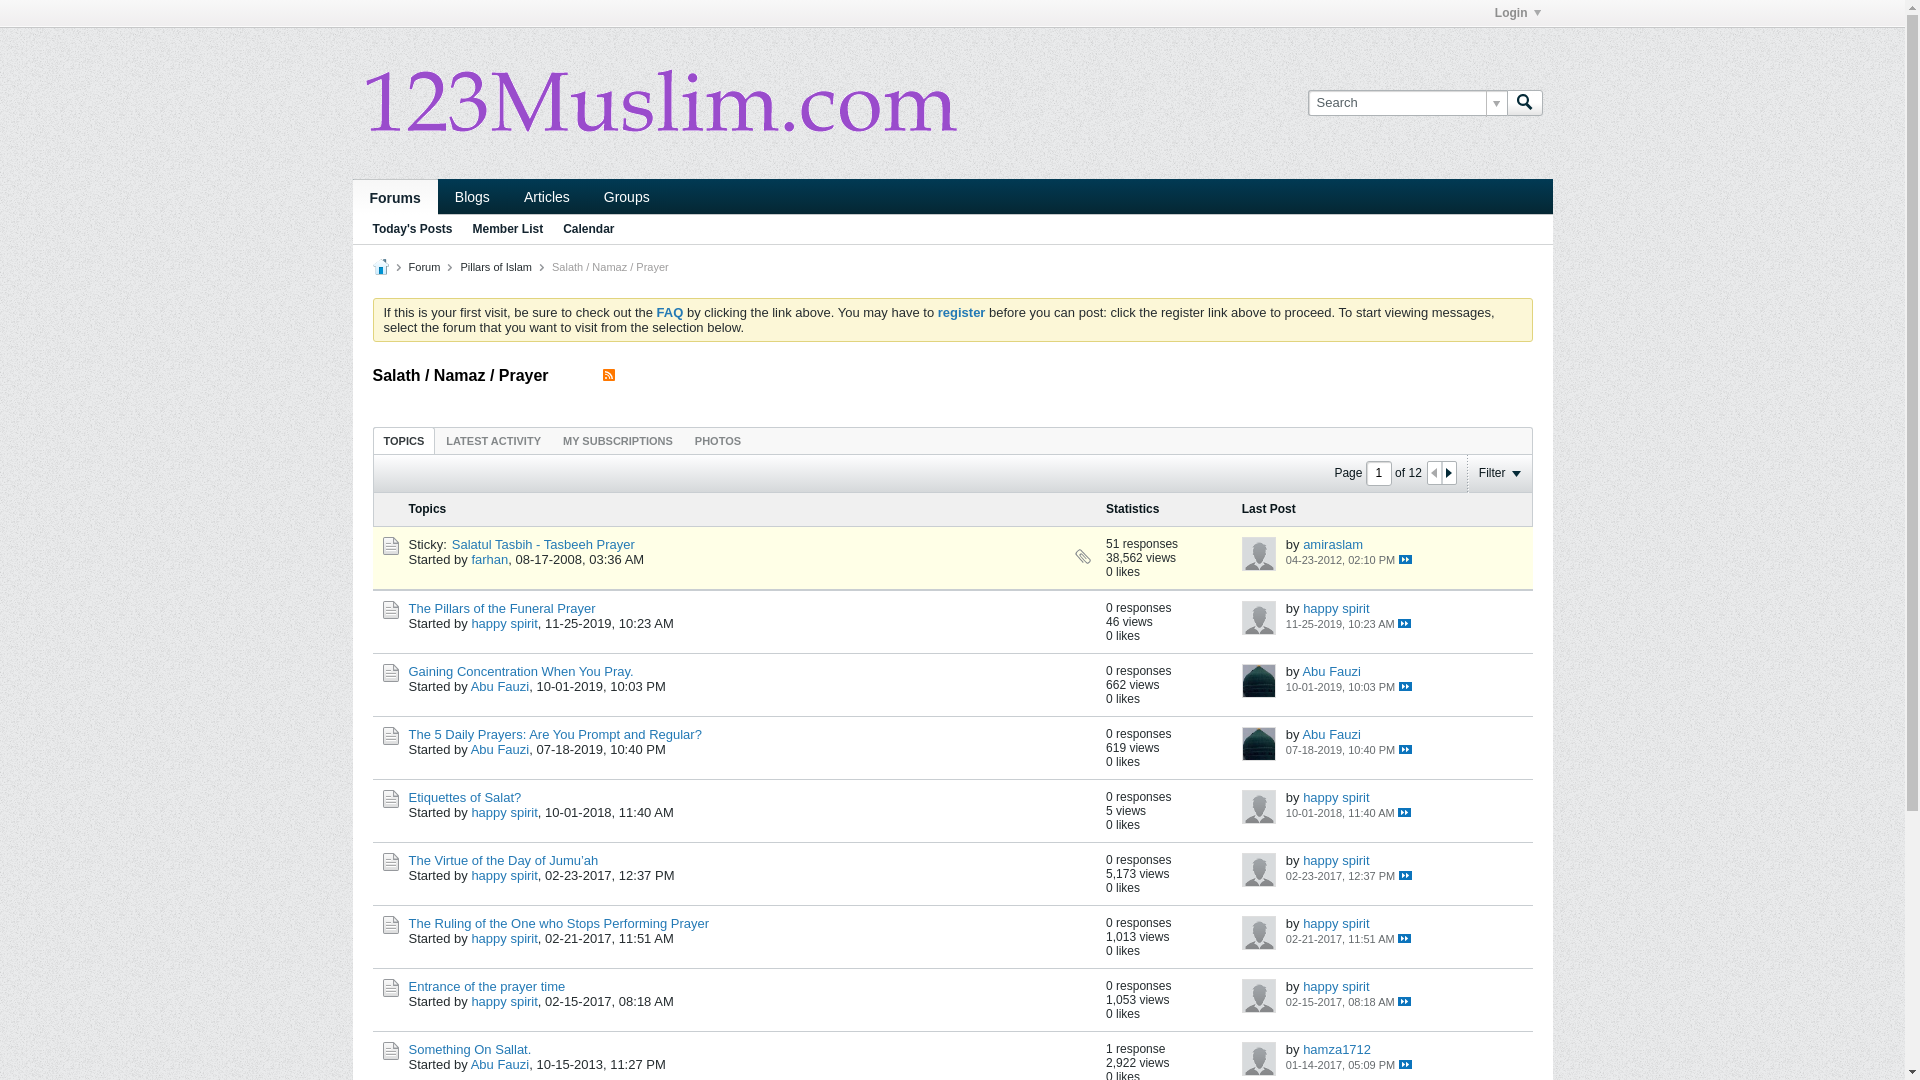  What do you see at coordinates (463, 796) in the screenshot?
I see `'Etiquettes of Salat?'` at bounding box center [463, 796].